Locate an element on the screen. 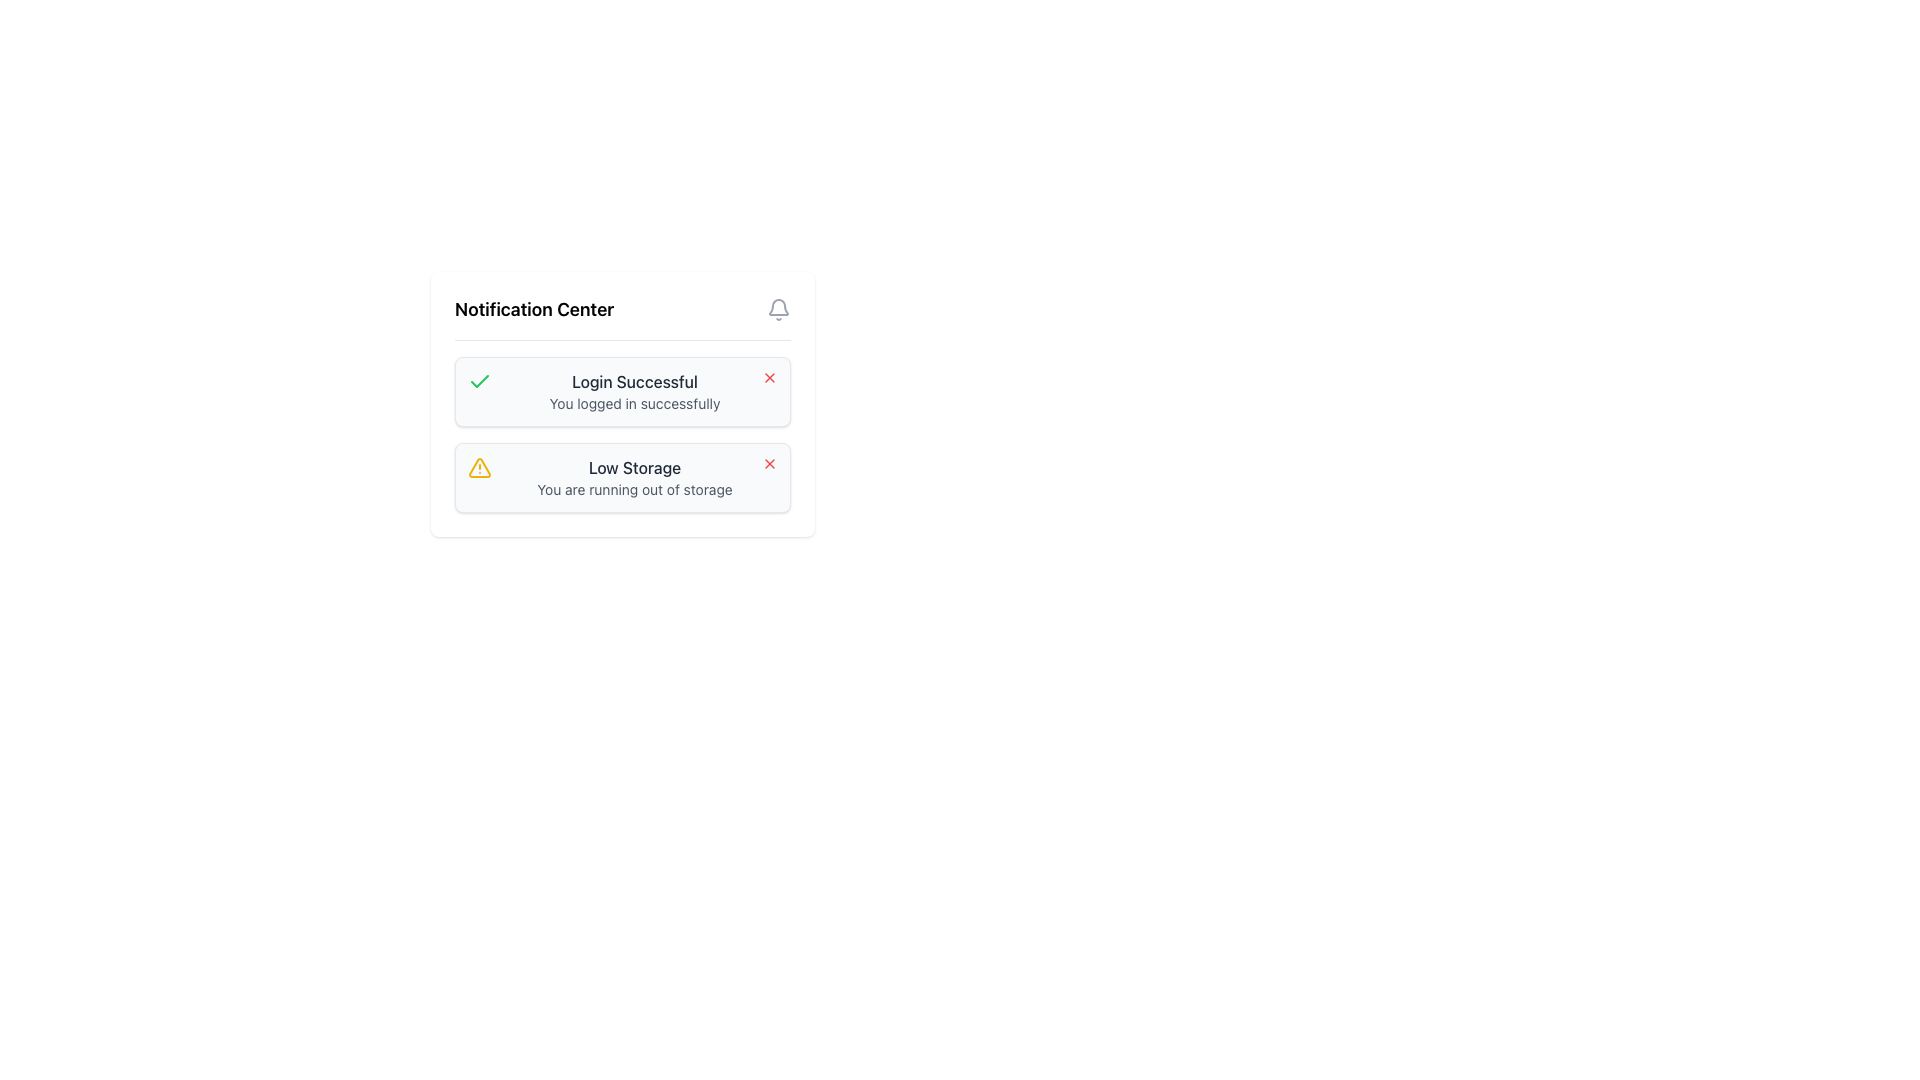 This screenshot has width=1920, height=1080. the notification message displayed in the centrally positioned Text Block within the Notification Center interface after a successful login action is located at coordinates (633, 392).